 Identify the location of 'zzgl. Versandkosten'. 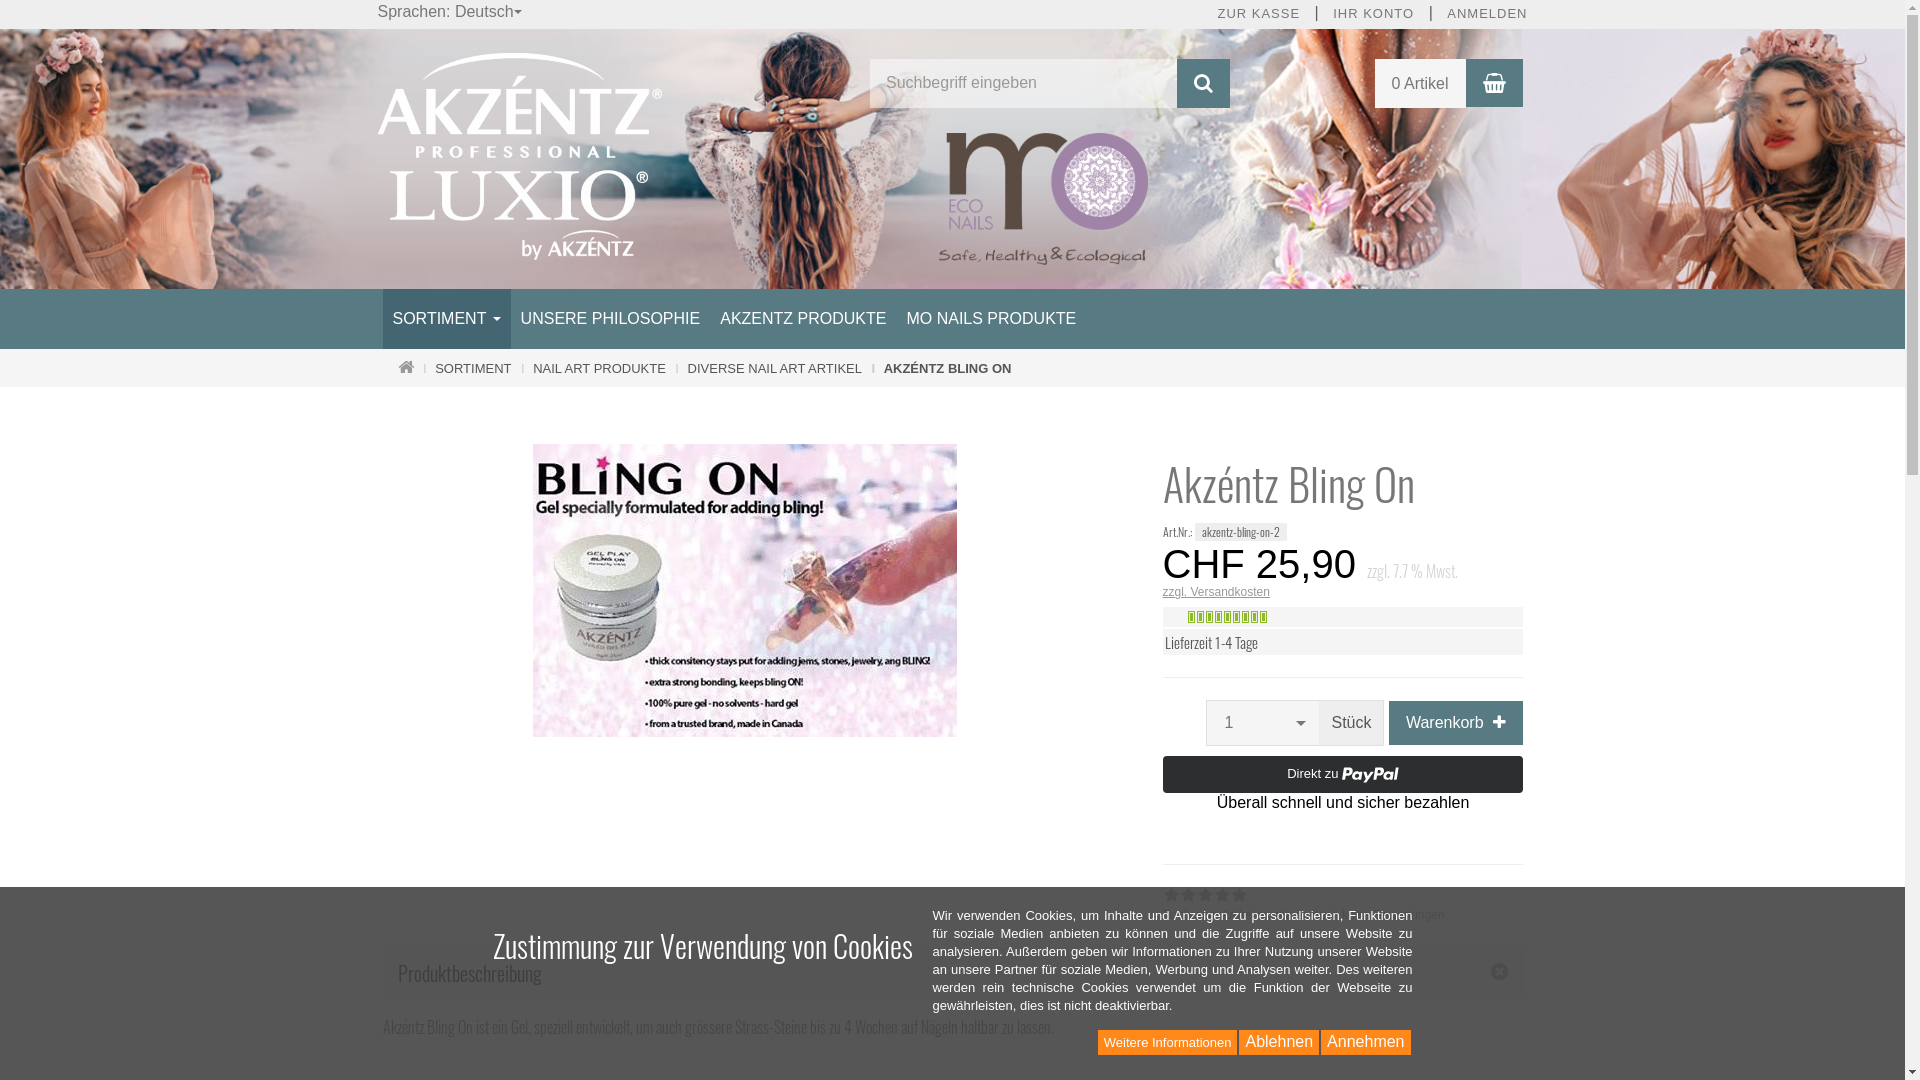
(1161, 590).